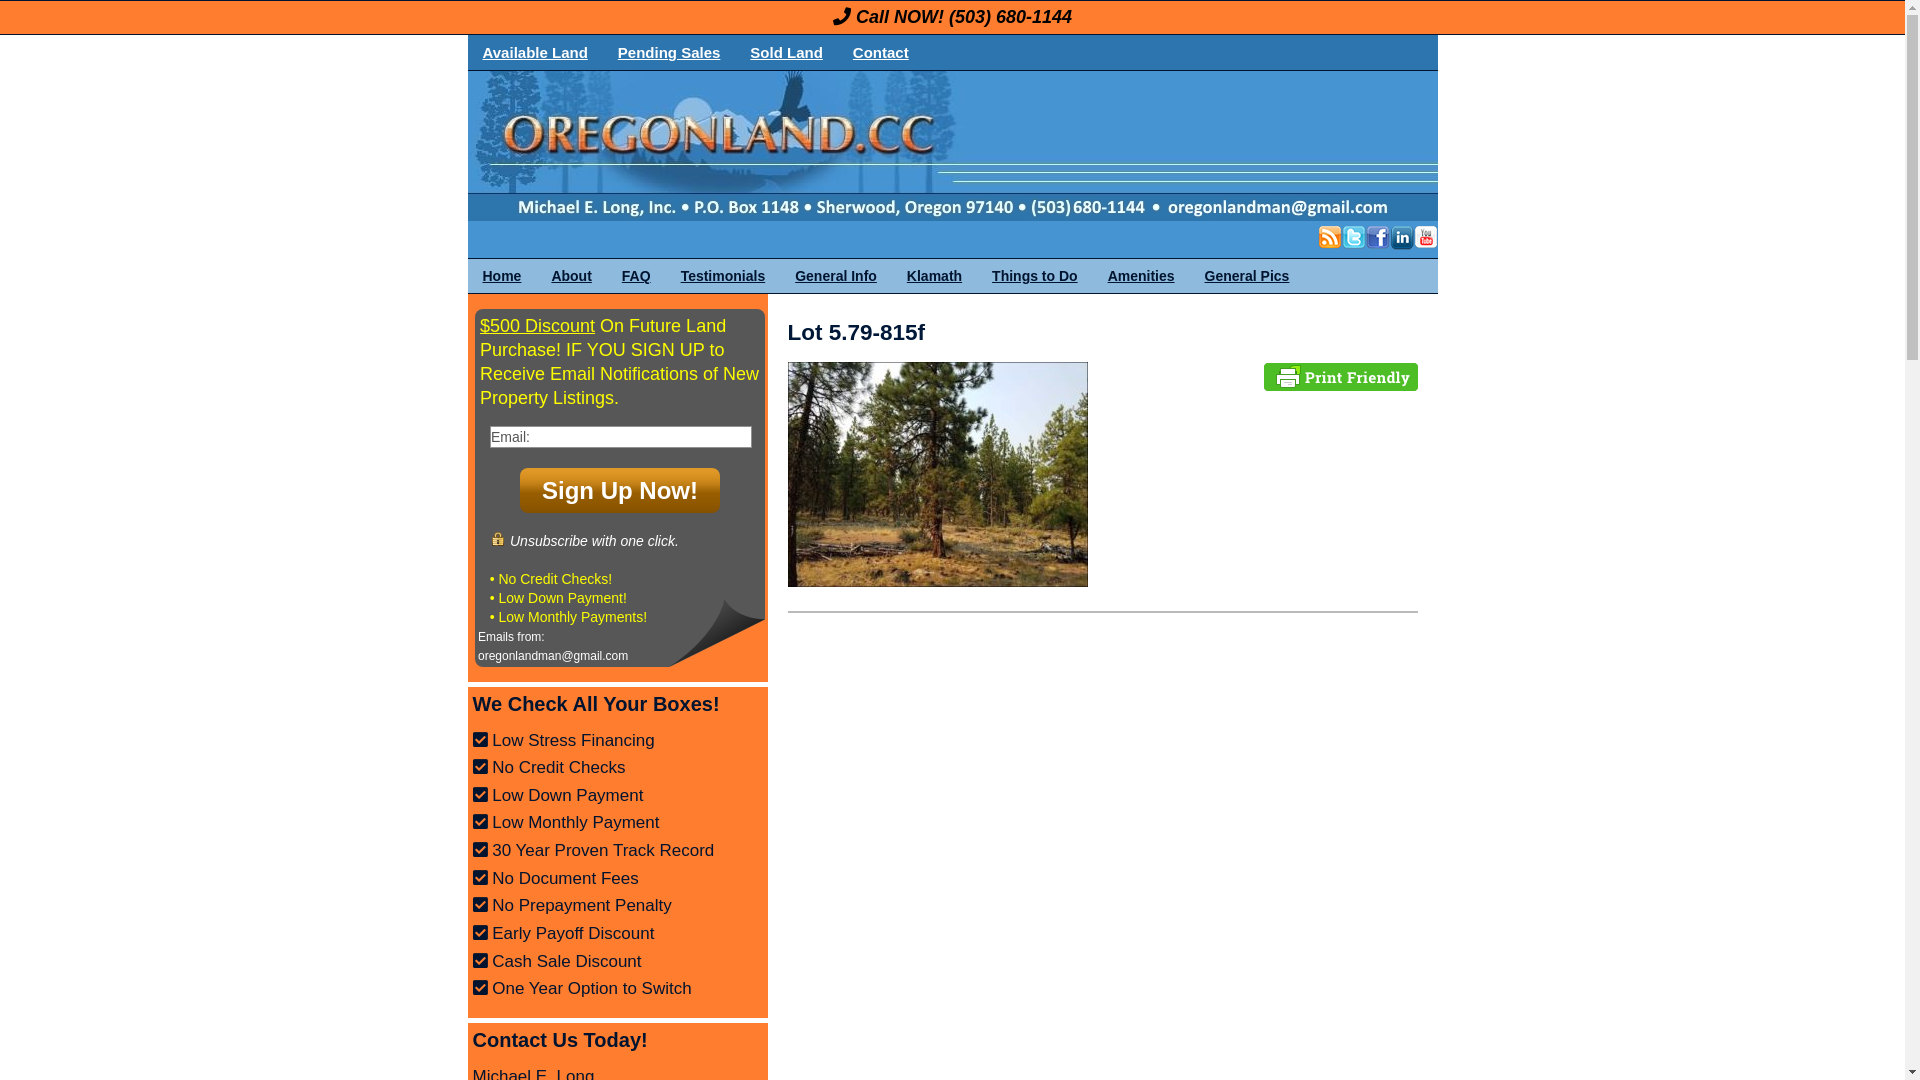  I want to click on 'Sign Up Now!', so click(618, 490).